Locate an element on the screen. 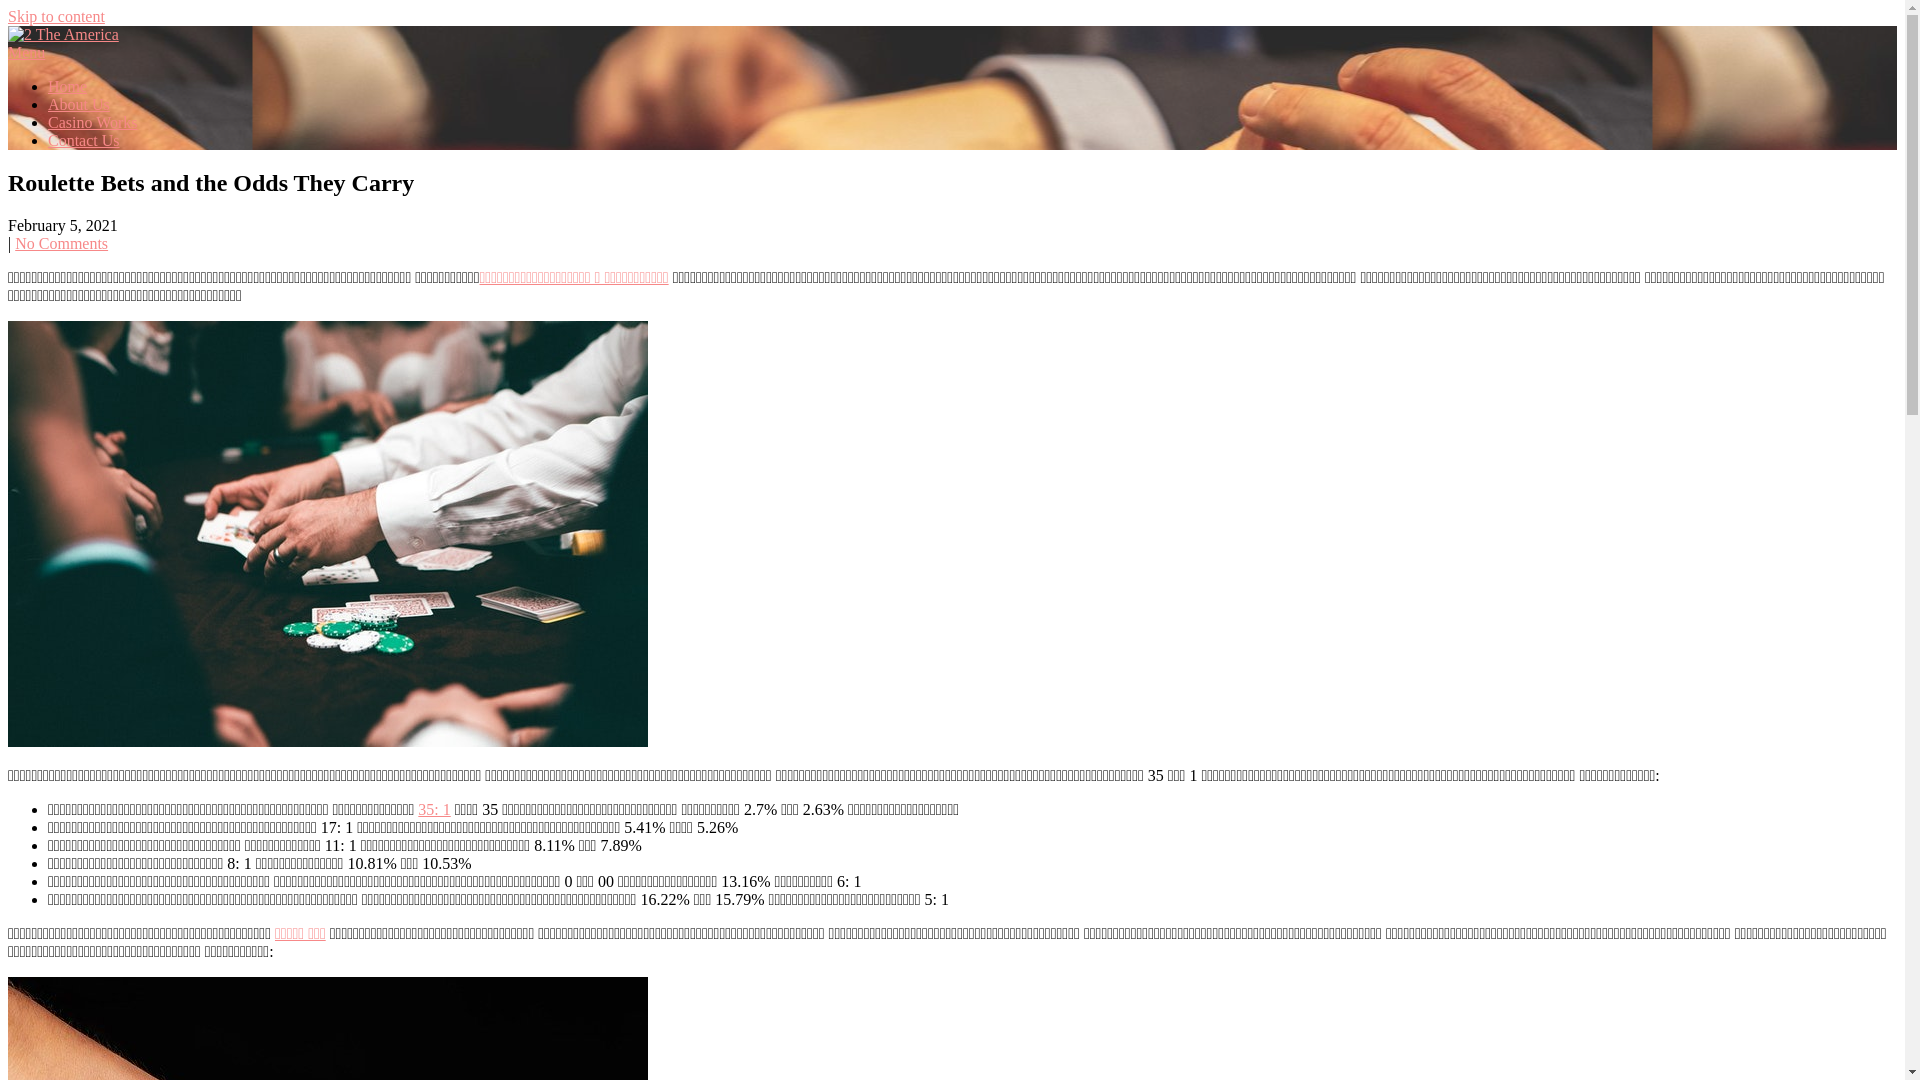  'Skip to content' is located at coordinates (56, 16).